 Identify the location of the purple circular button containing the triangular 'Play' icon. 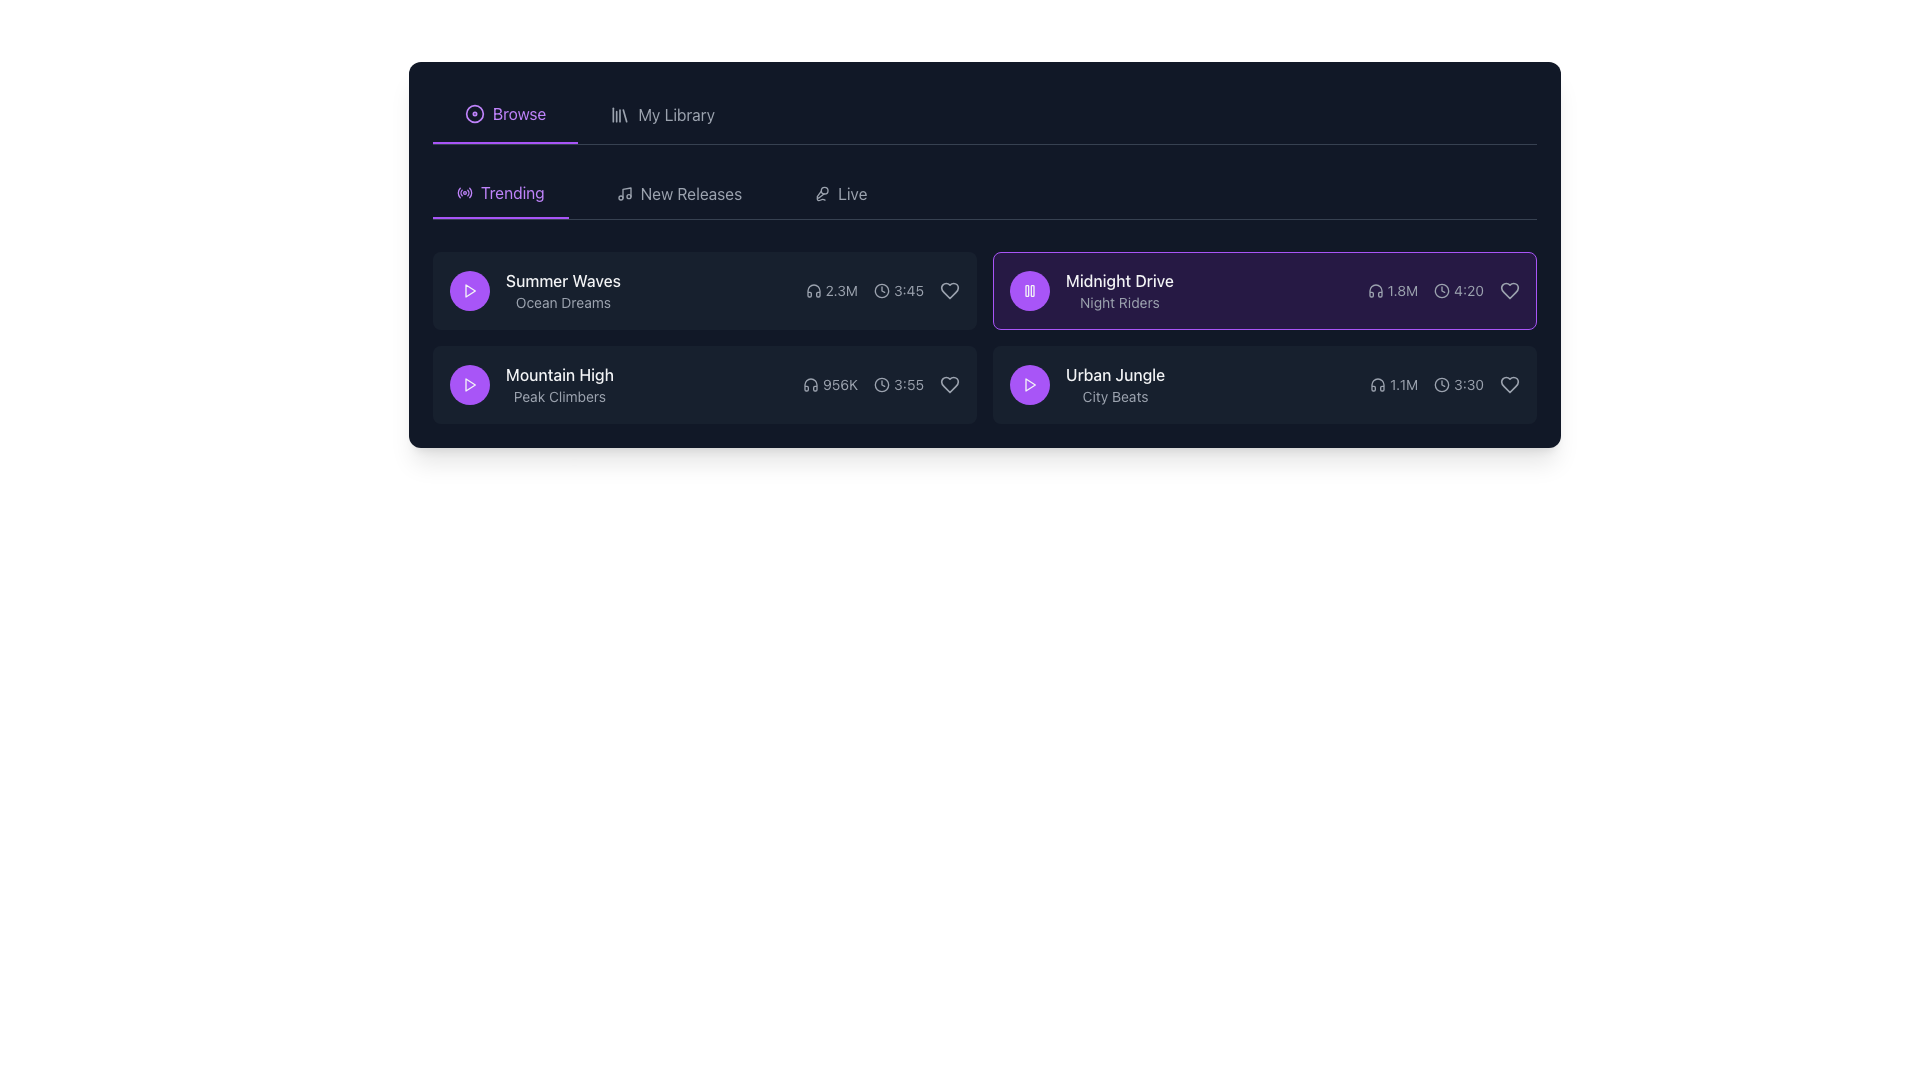
(469, 385).